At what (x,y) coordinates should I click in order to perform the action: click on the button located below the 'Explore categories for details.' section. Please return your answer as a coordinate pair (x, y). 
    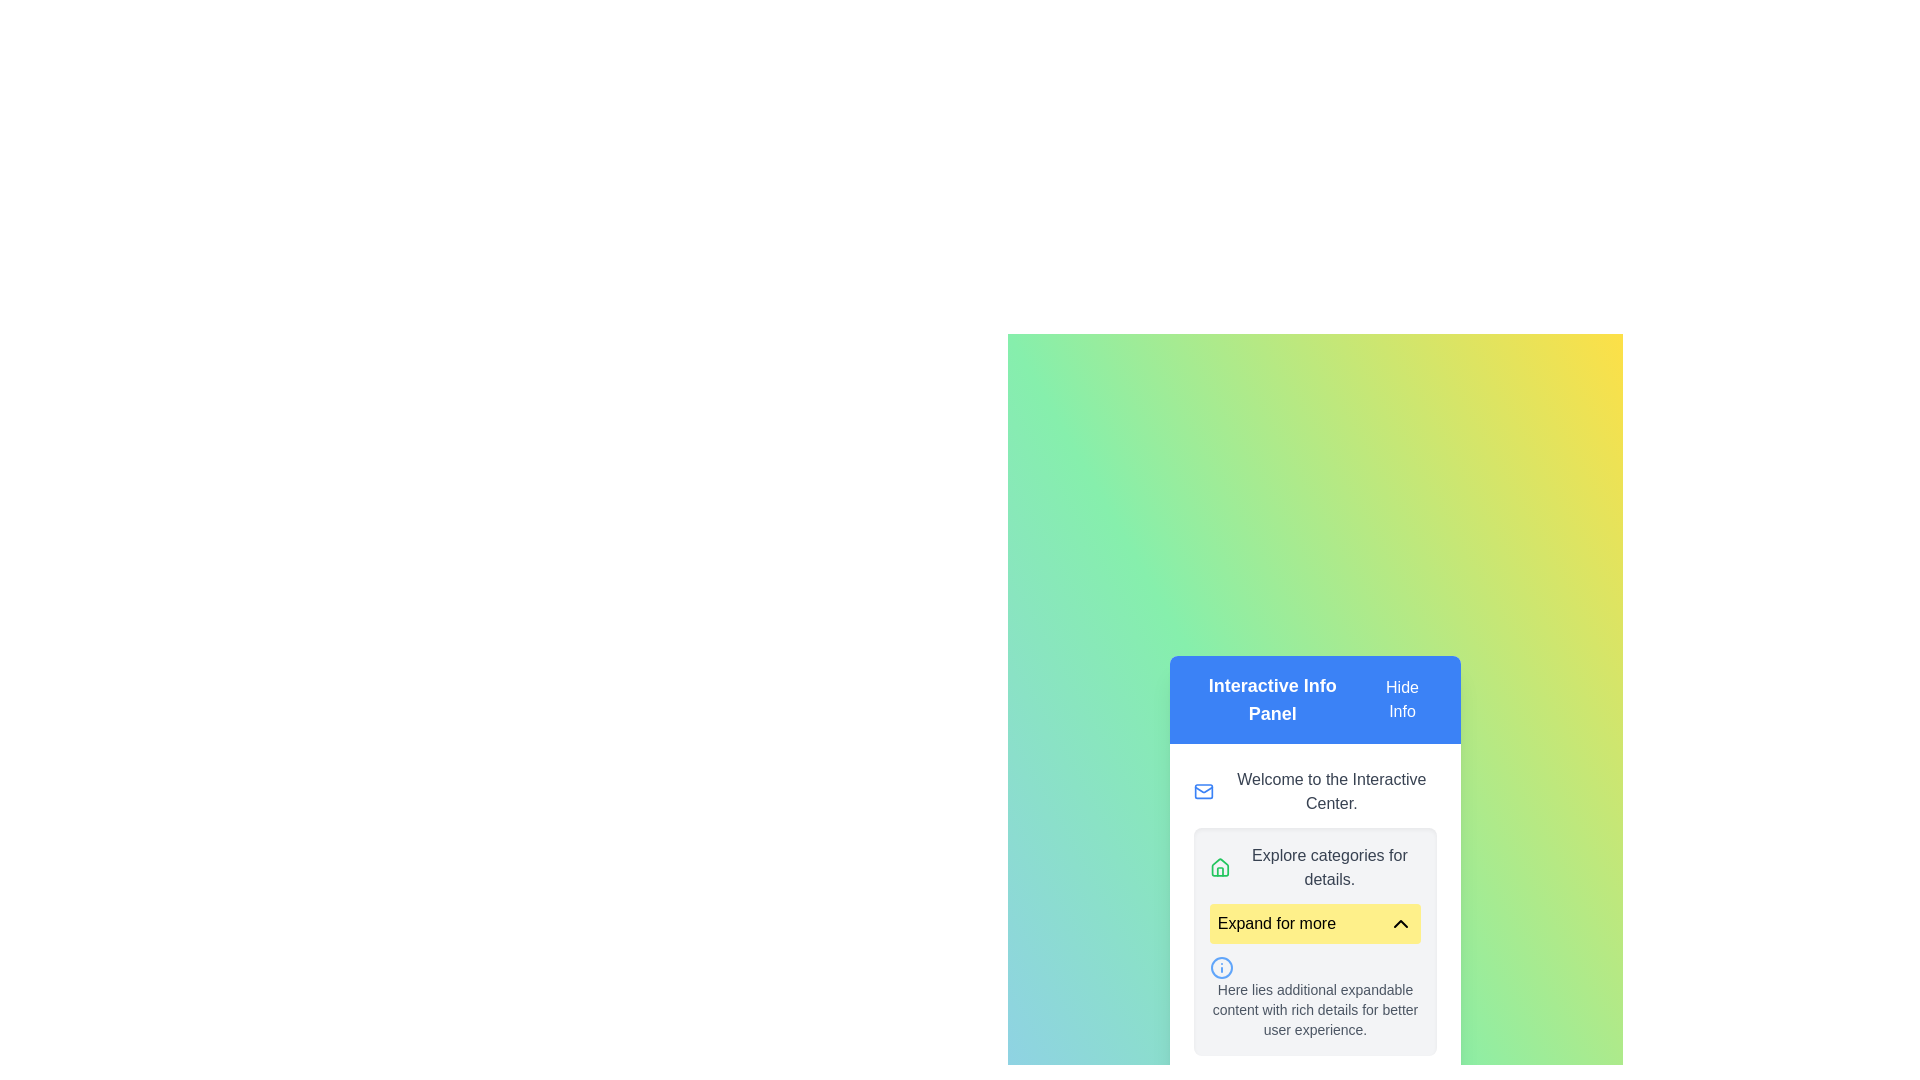
    Looking at the image, I should click on (1315, 941).